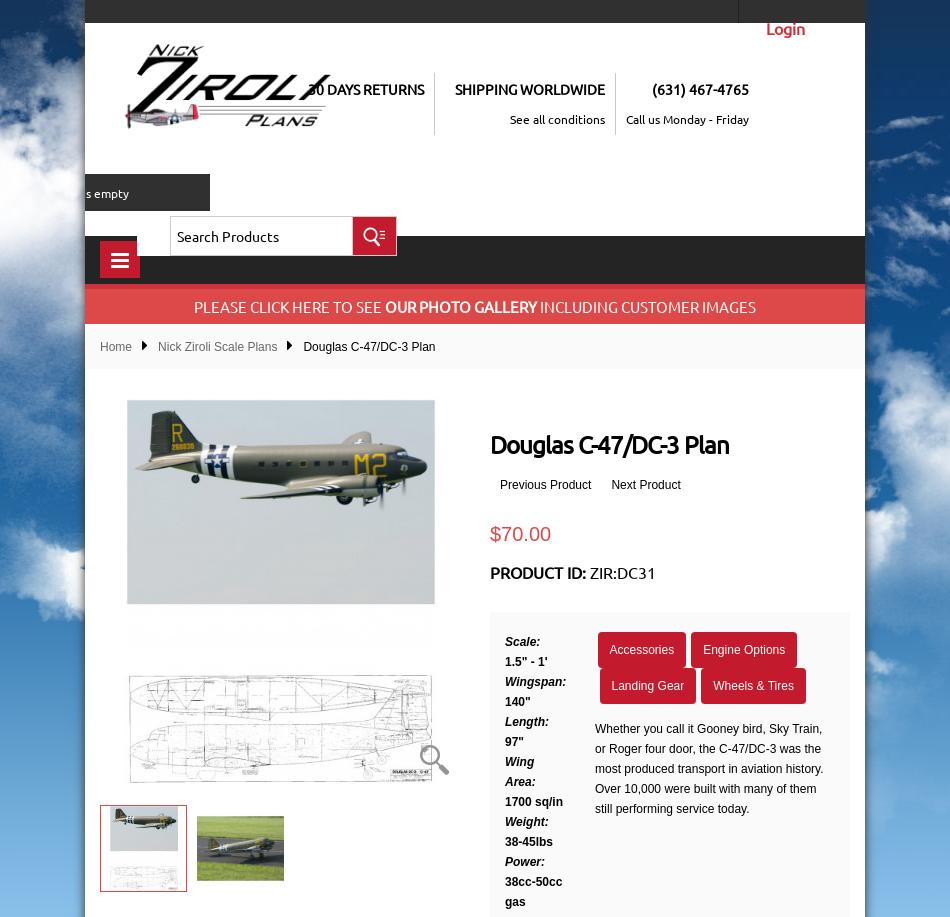 This screenshot has width=950, height=917. What do you see at coordinates (384, 306) in the screenshot?
I see `'OUR PHOTO GALLERY'` at bounding box center [384, 306].